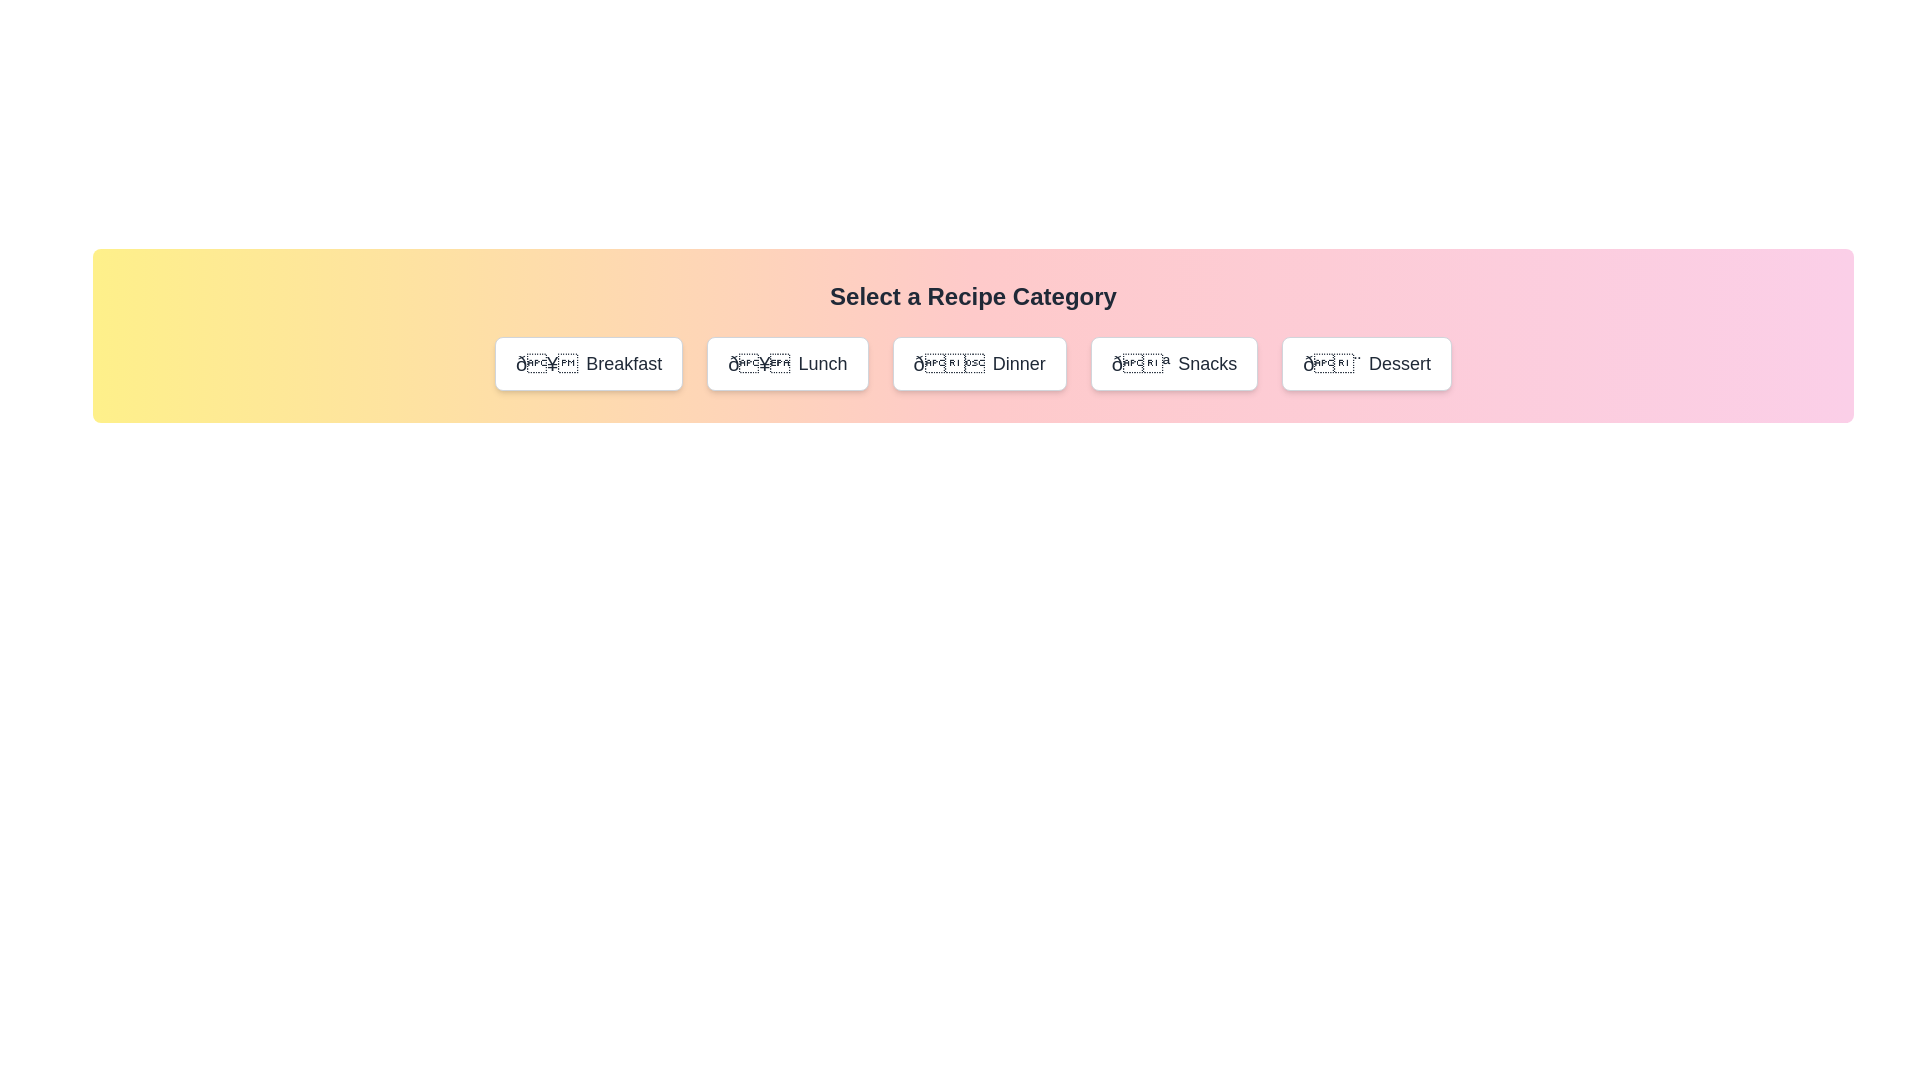  I want to click on the Lunch button to see the hover effect, so click(786, 363).